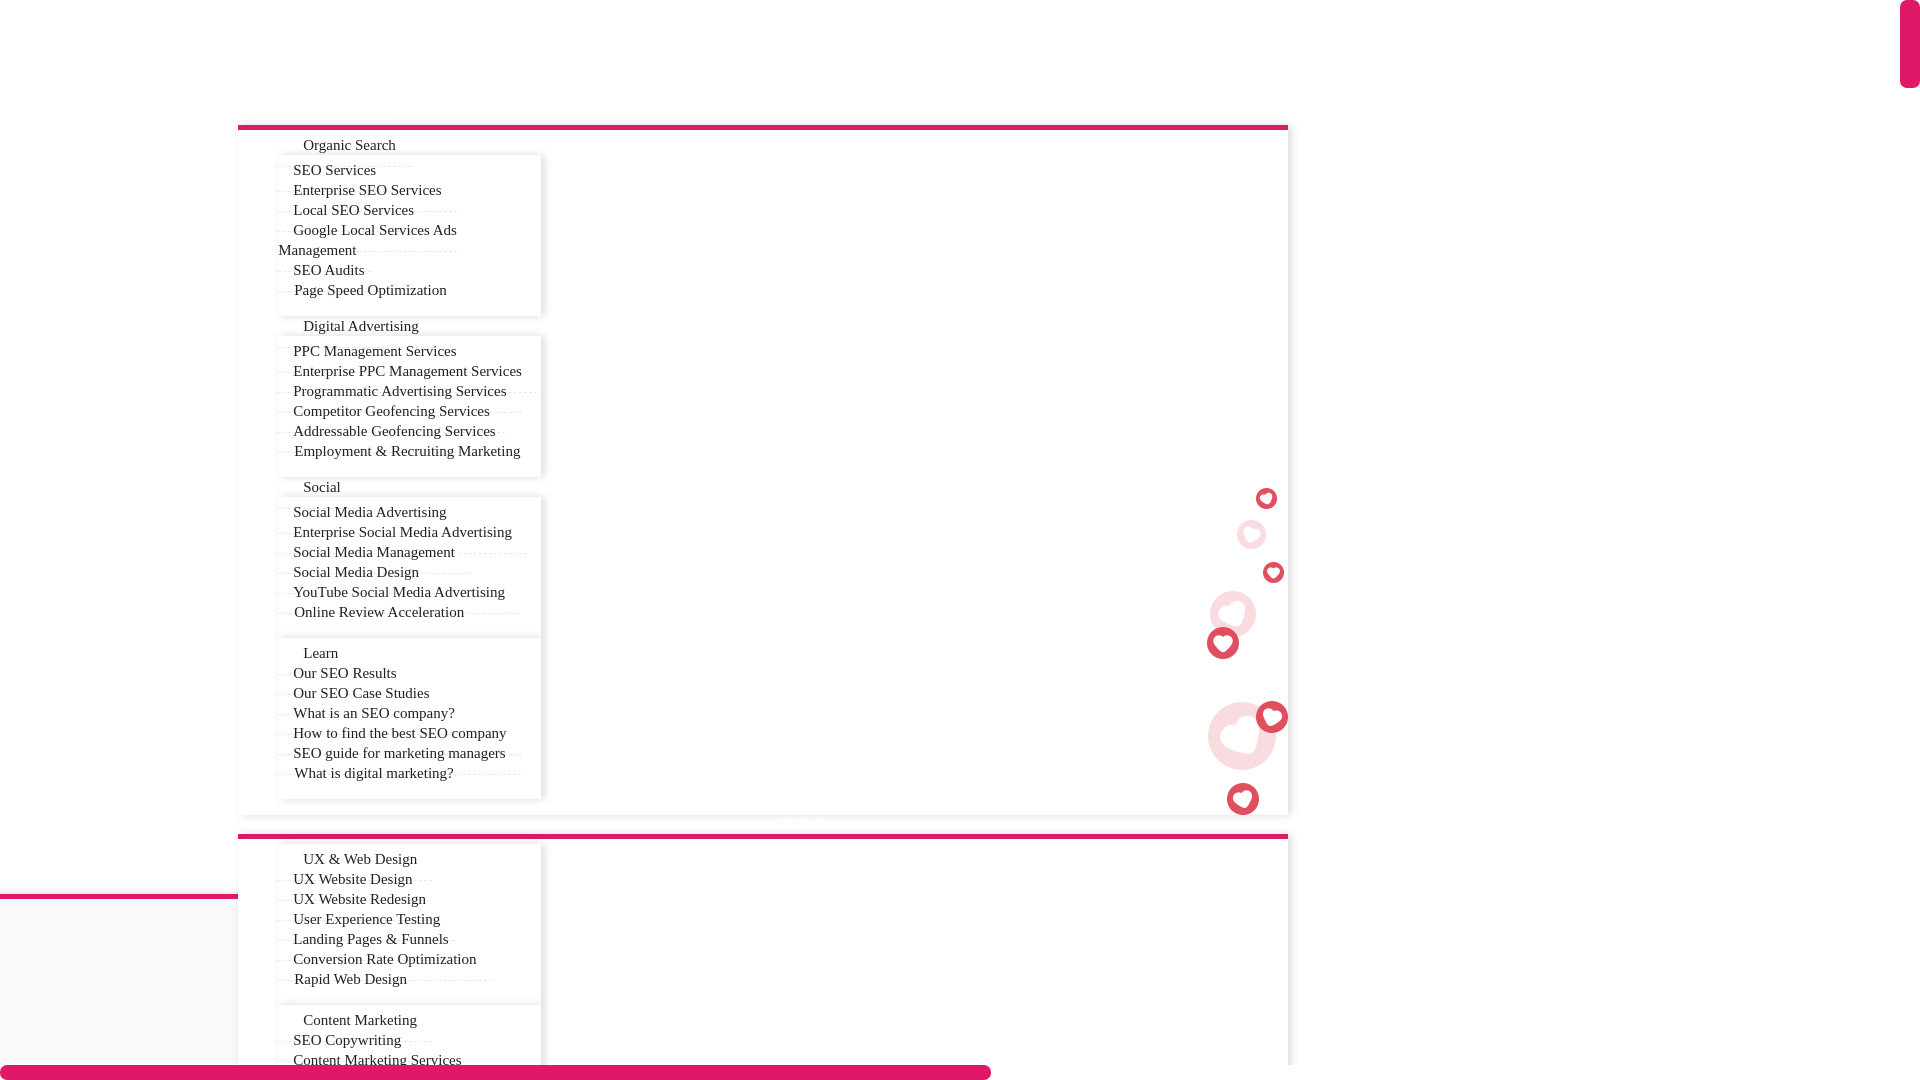 Image resolution: width=1920 pixels, height=1080 pixels. Describe the element at coordinates (344, 144) in the screenshot. I see `'Organic Search'` at that location.